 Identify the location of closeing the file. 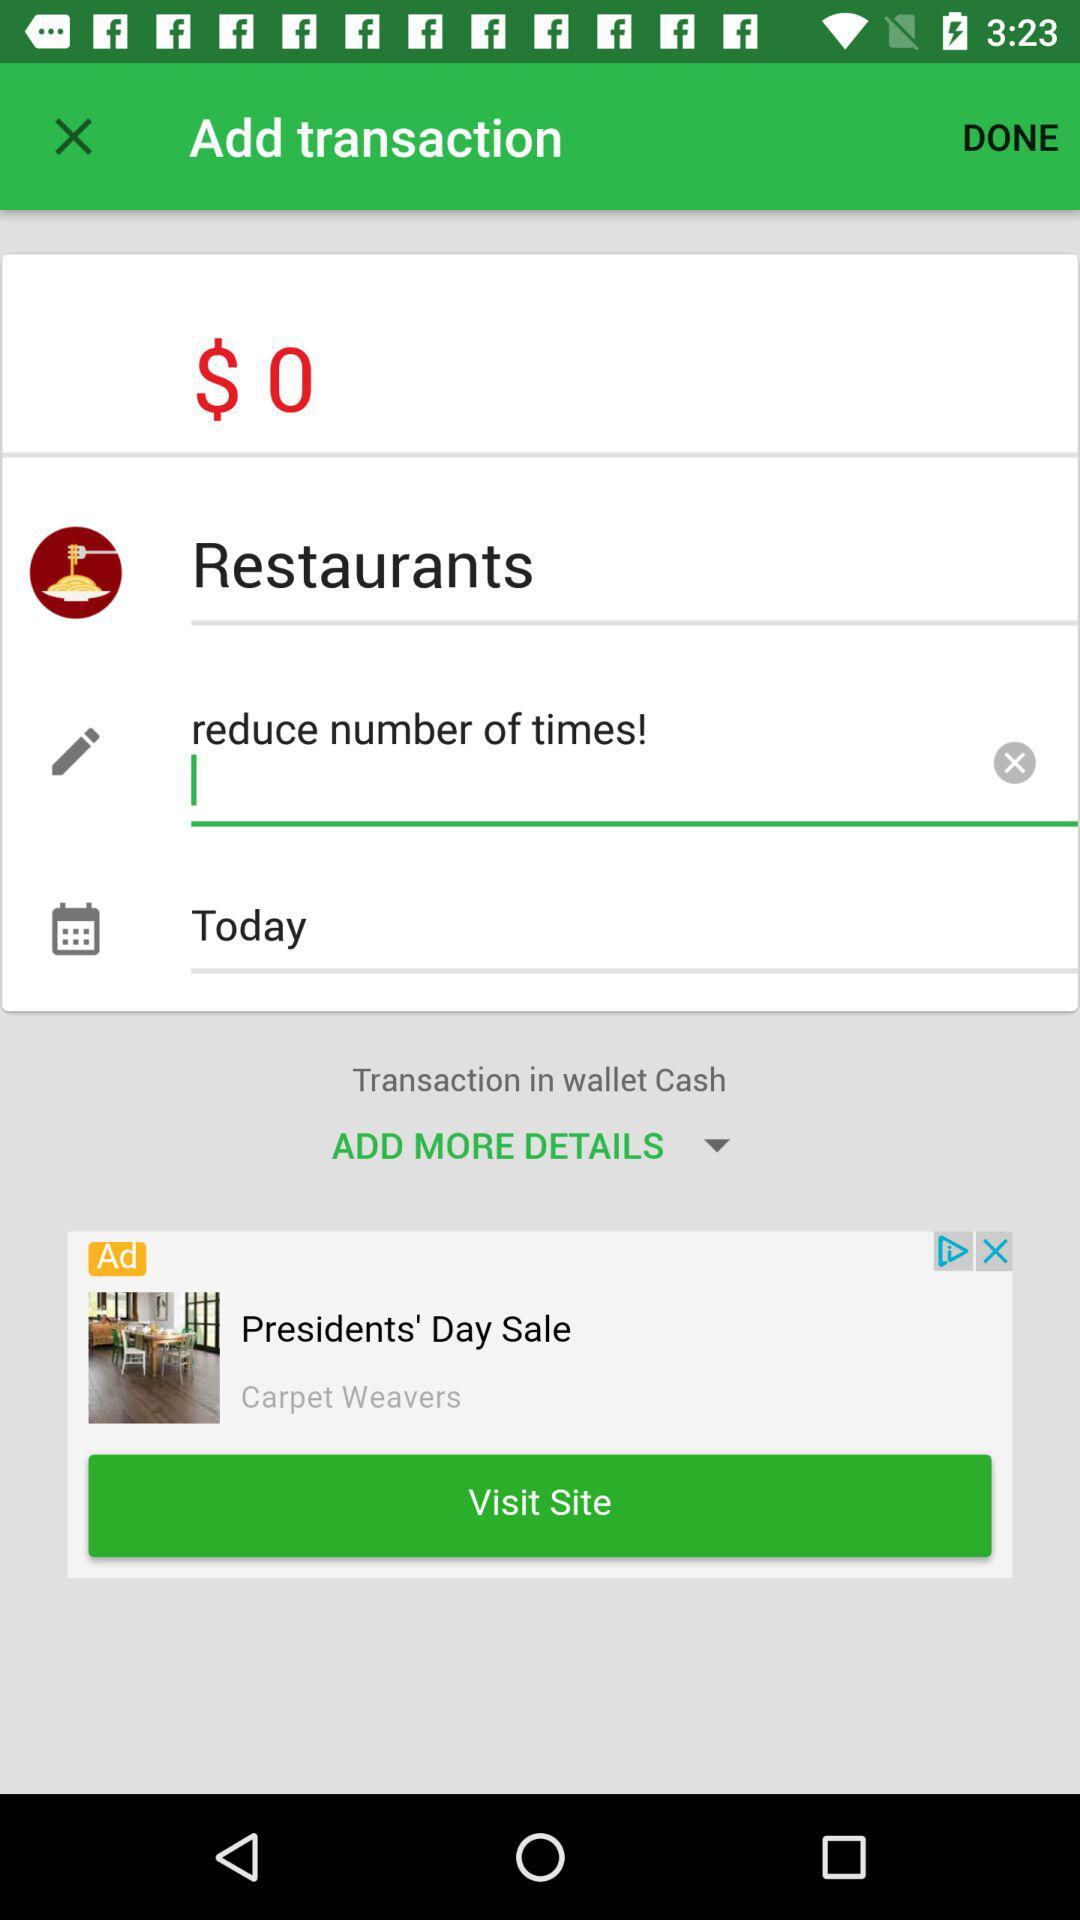
(72, 135).